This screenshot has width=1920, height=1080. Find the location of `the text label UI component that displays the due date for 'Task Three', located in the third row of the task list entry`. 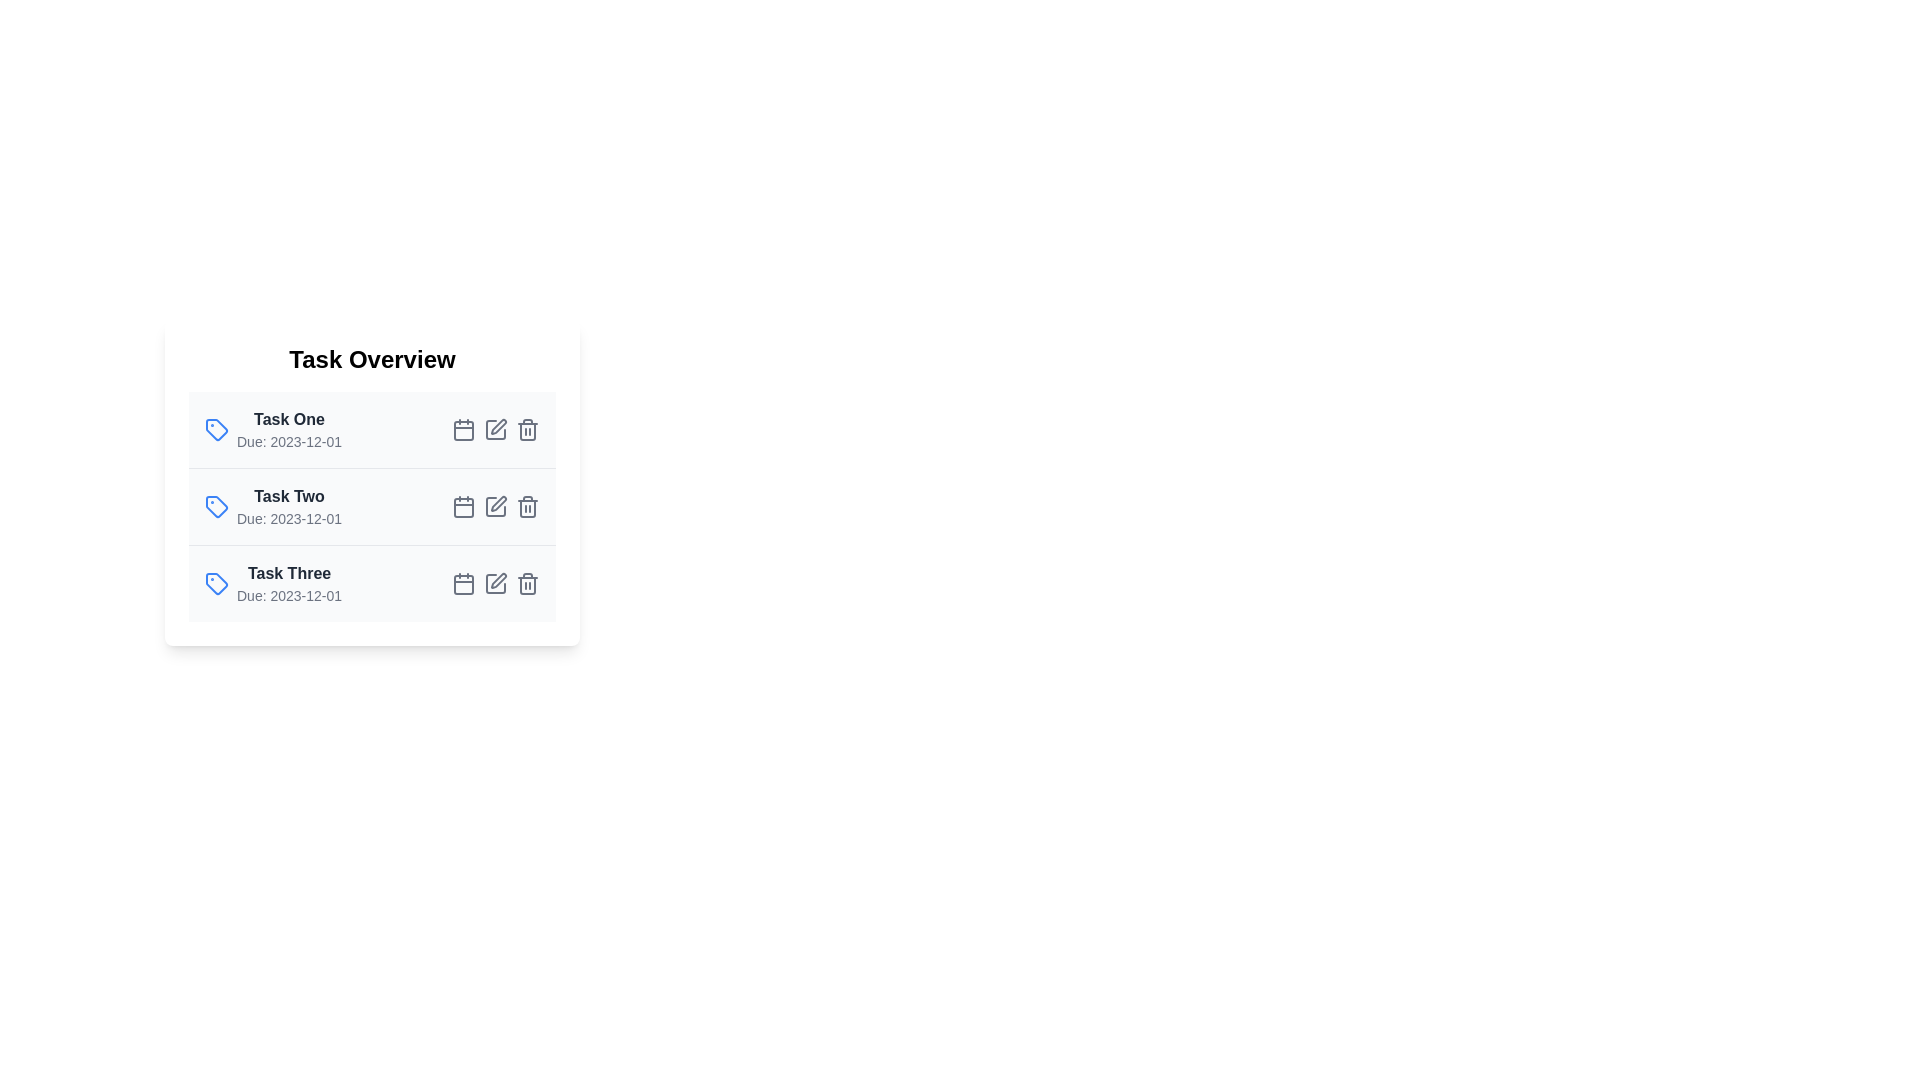

the text label UI component that displays the due date for 'Task Three', located in the third row of the task list entry is located at coordinates (288, 595).